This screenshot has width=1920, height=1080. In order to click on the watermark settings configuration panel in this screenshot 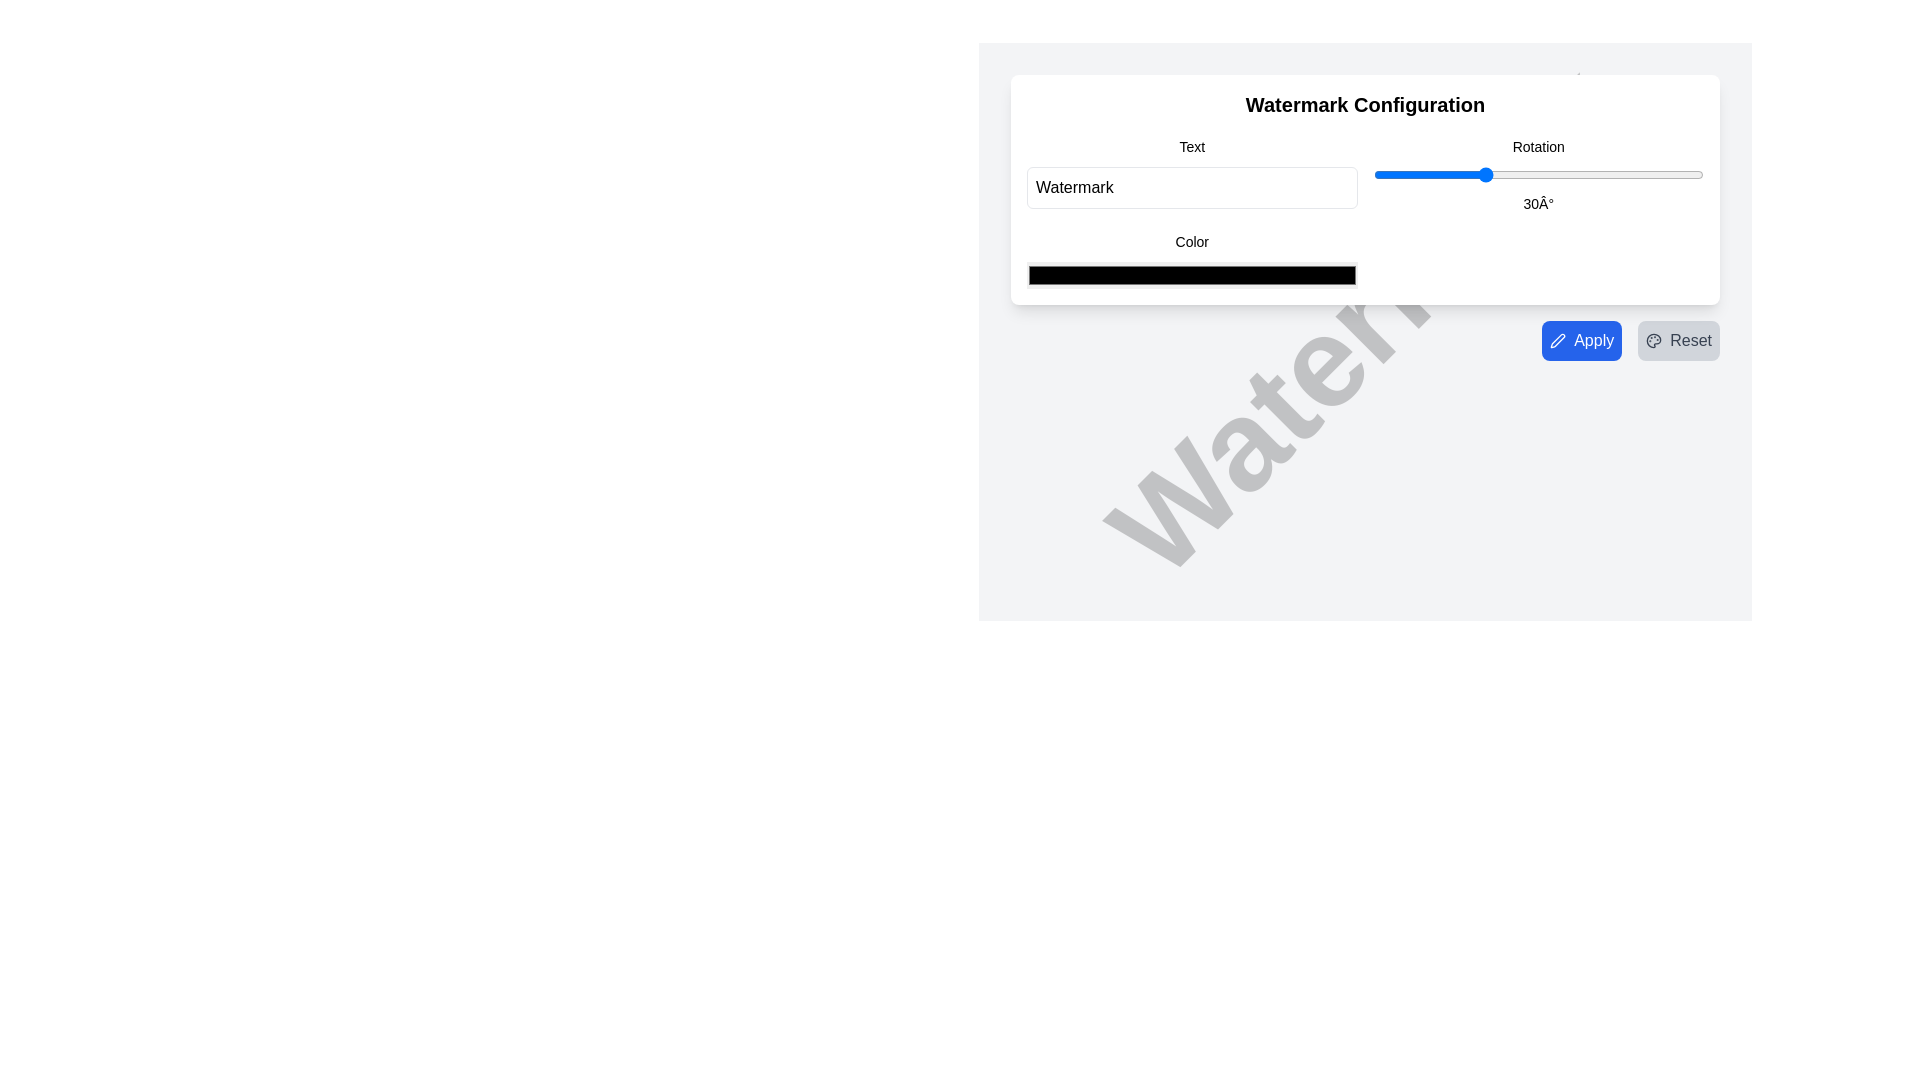, I will do `click(1364, 189)`.